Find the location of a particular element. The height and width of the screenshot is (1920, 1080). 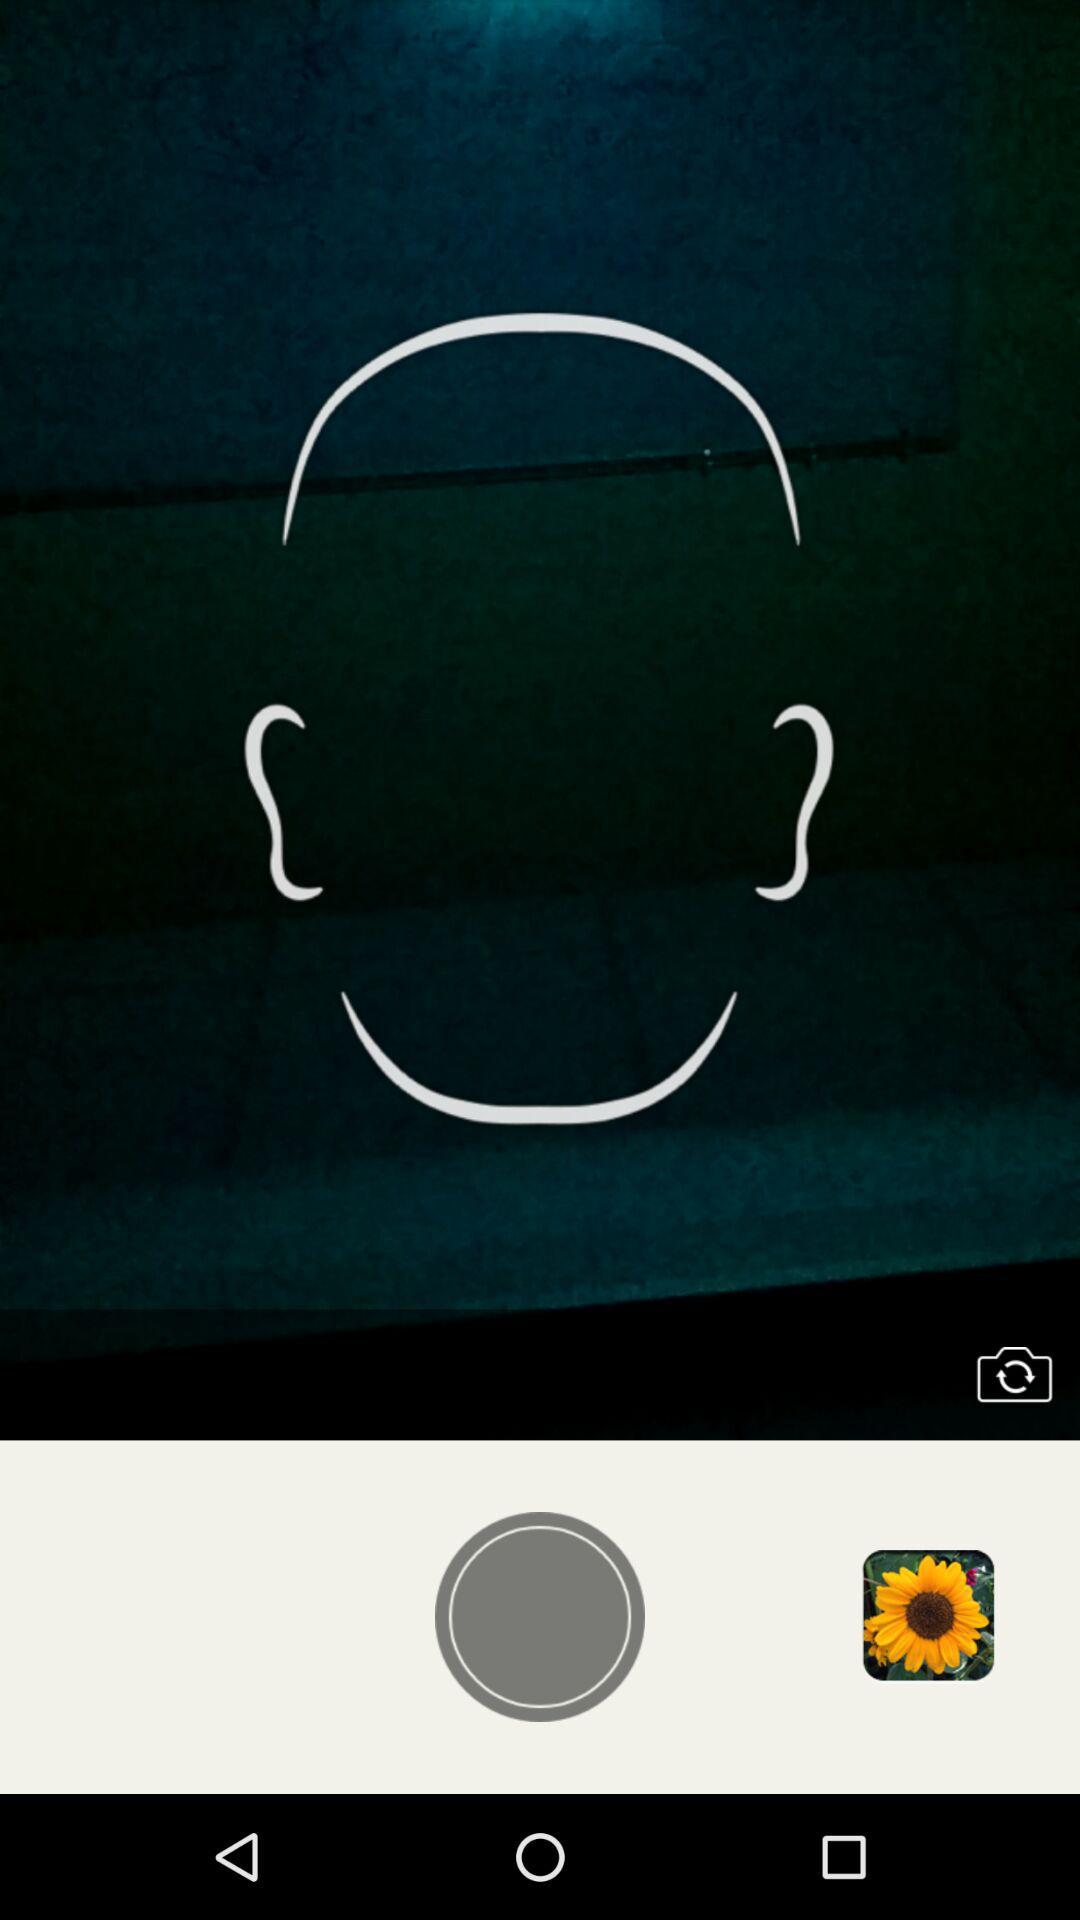

share the article is located at coordinates (927, 1617).